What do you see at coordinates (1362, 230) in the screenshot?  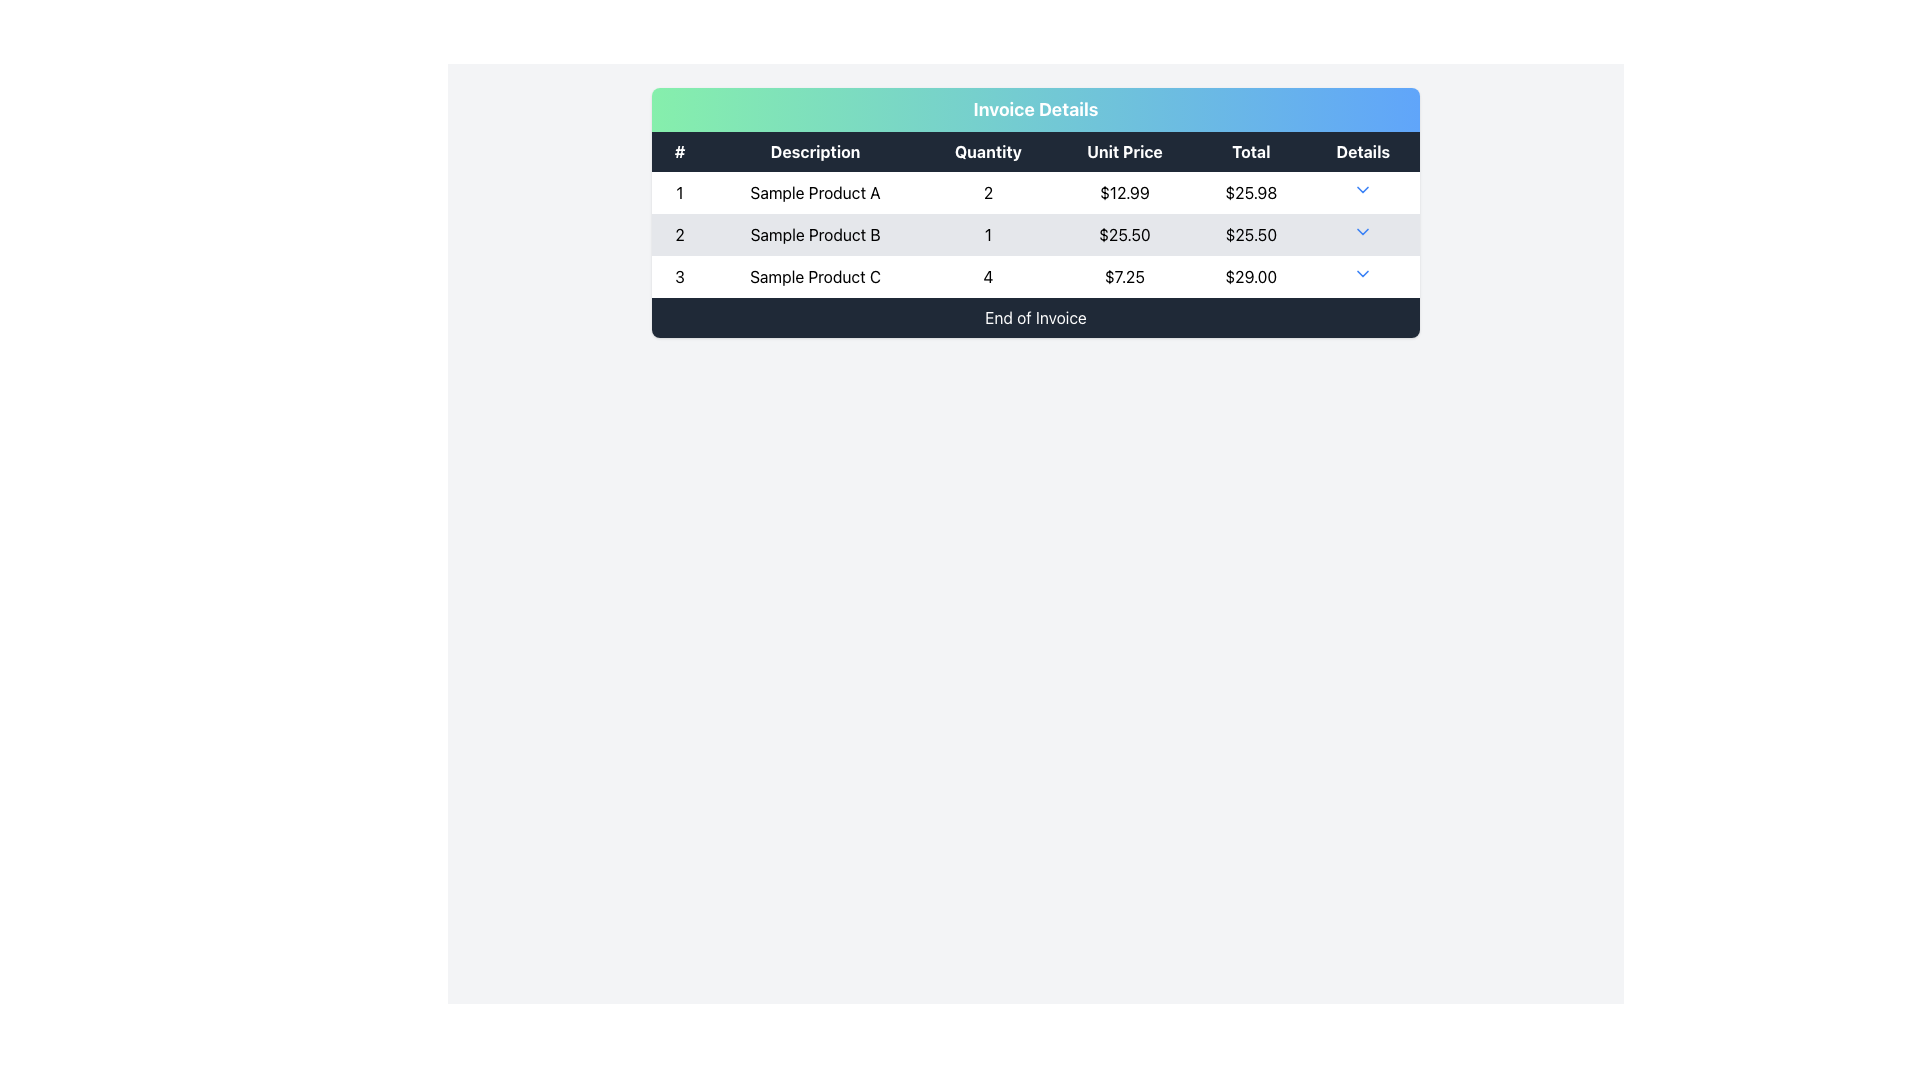 I see `the small blue down-facing chevron icon located in the second row under the 'Details' column of the table, aligned with 'Sample Product B'` at bounding box center [1362, 230].